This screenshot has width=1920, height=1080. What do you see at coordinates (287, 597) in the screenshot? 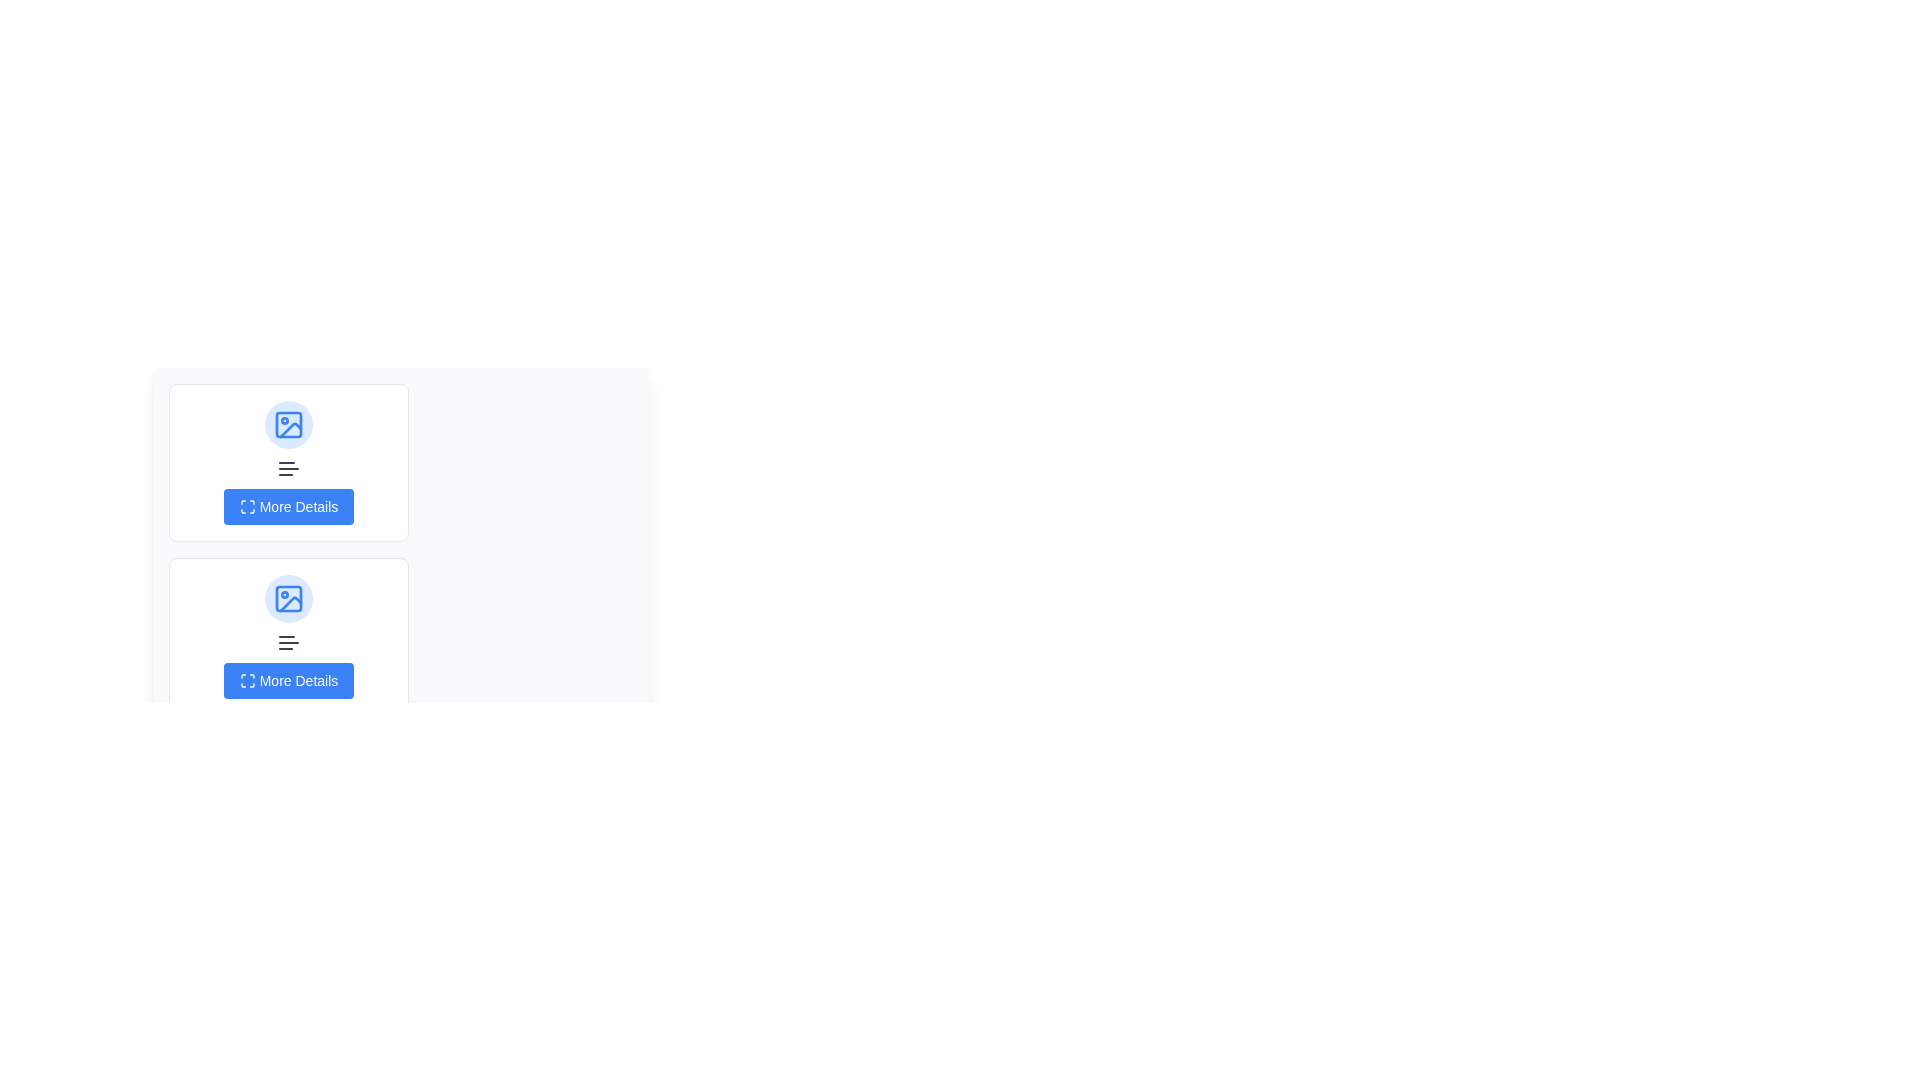
I see `the blue picture frame icon with a circular dot in the upper left corner, located in the bottom tile of a vertically stacked list of cards` at bounding box center [287, 597].